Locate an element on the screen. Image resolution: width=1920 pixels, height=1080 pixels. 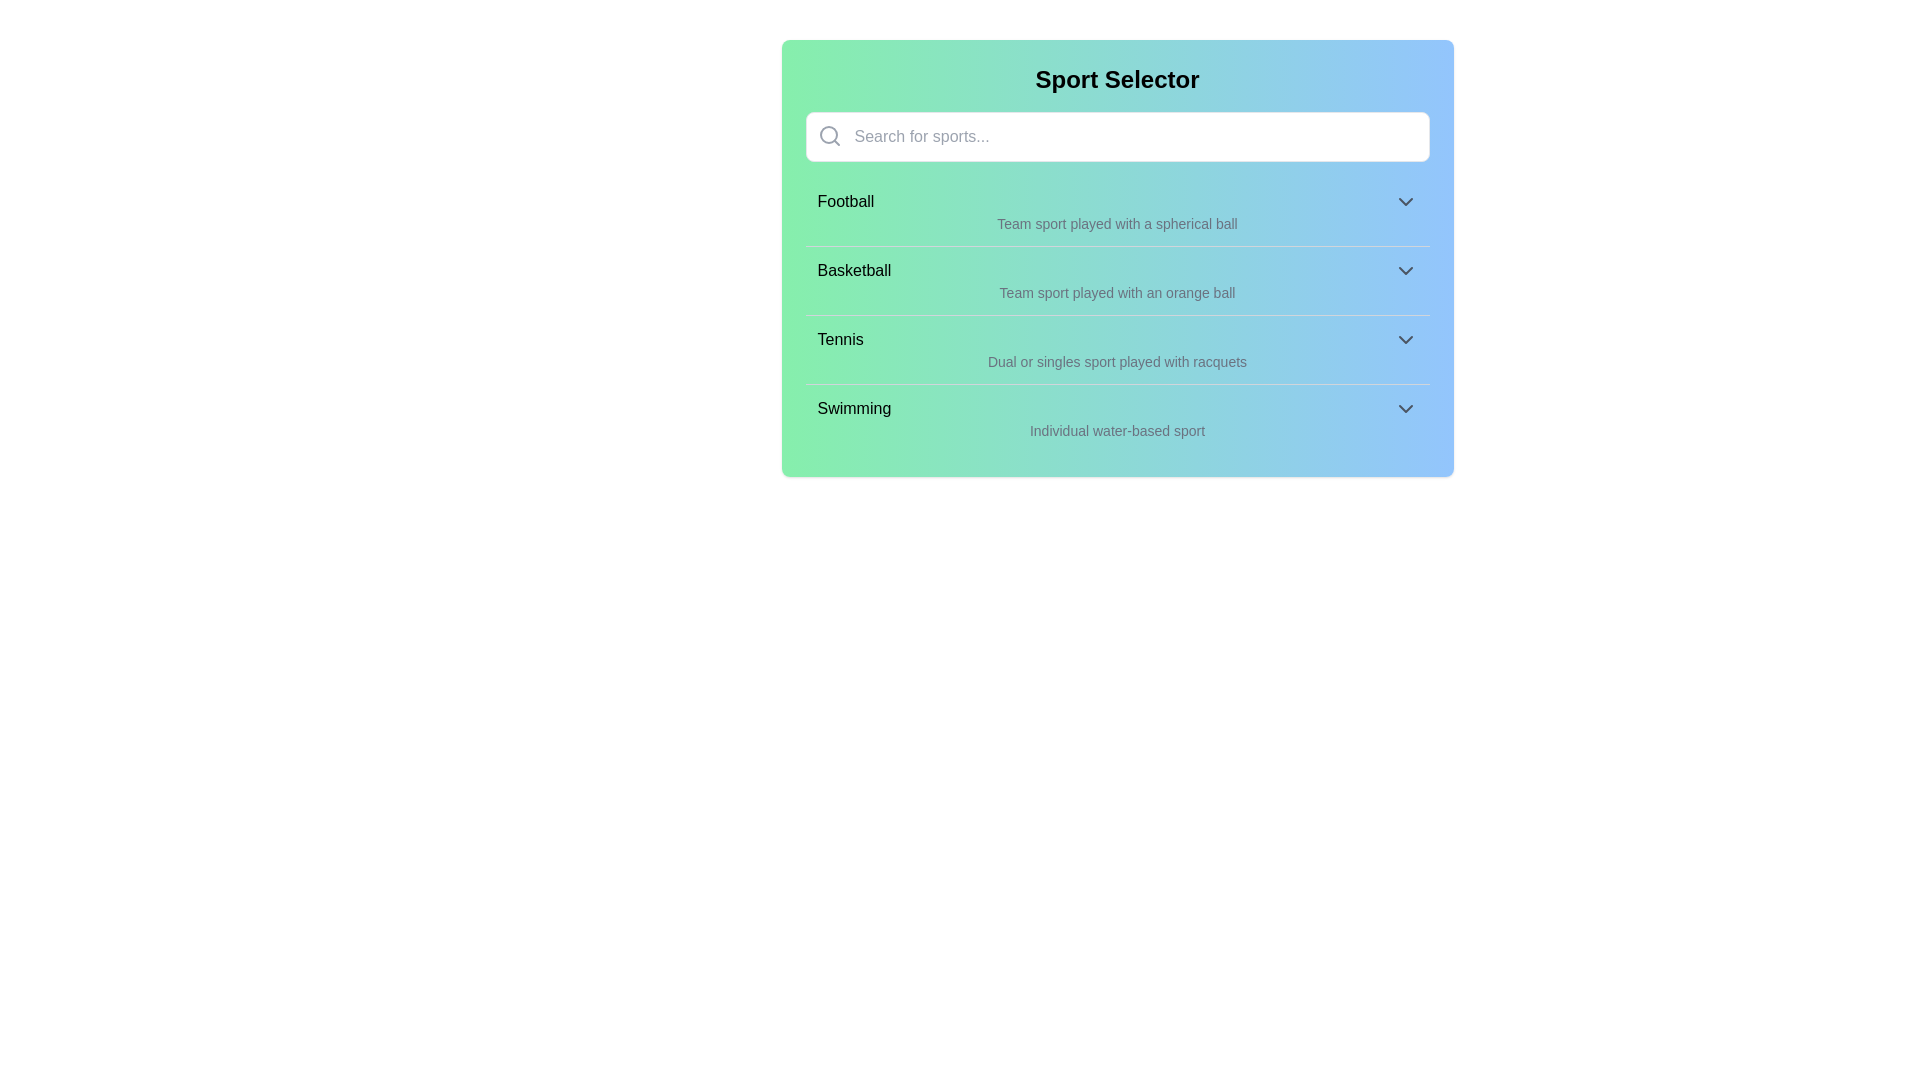
the descriptive Text Label located directly below the 'Basketball' option in the sport selector menu is located at coordinates (1116, 293).